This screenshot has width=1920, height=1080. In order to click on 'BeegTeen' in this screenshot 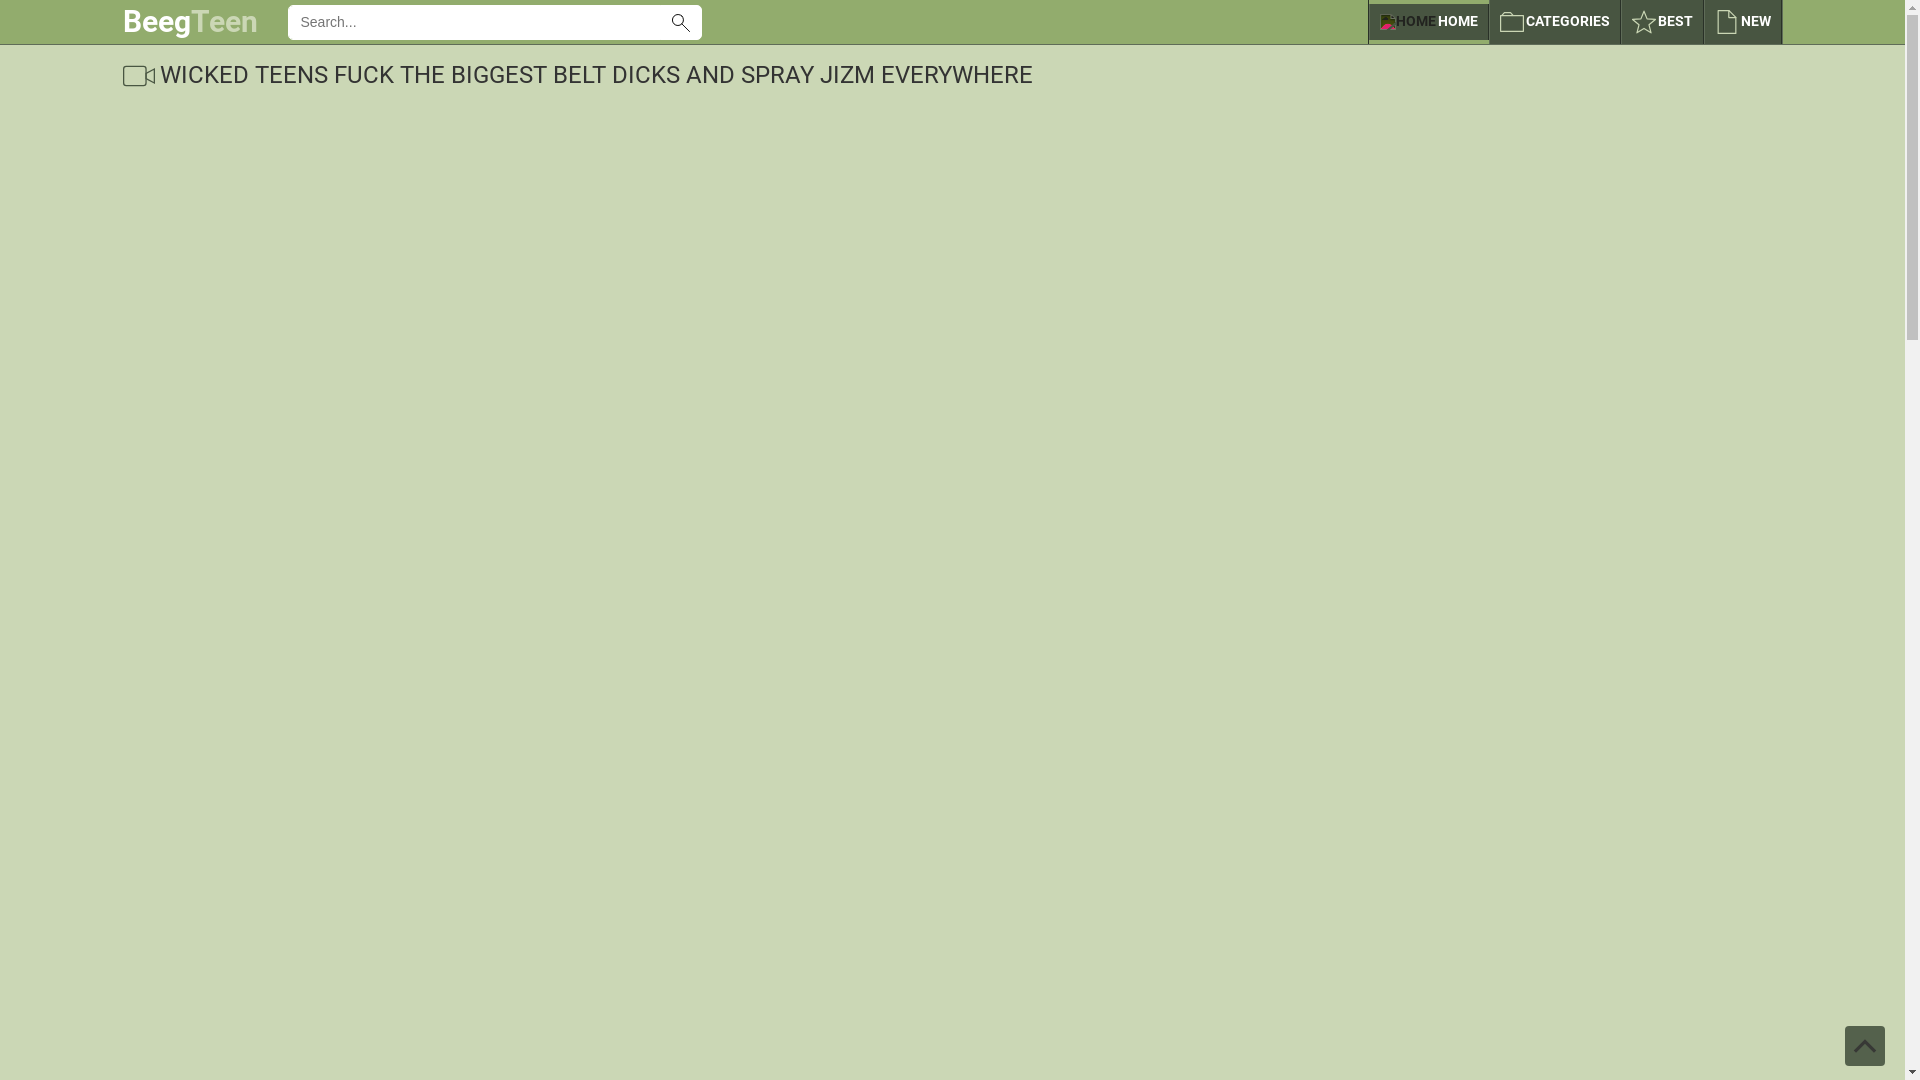, I will do `click(120, 22)`.